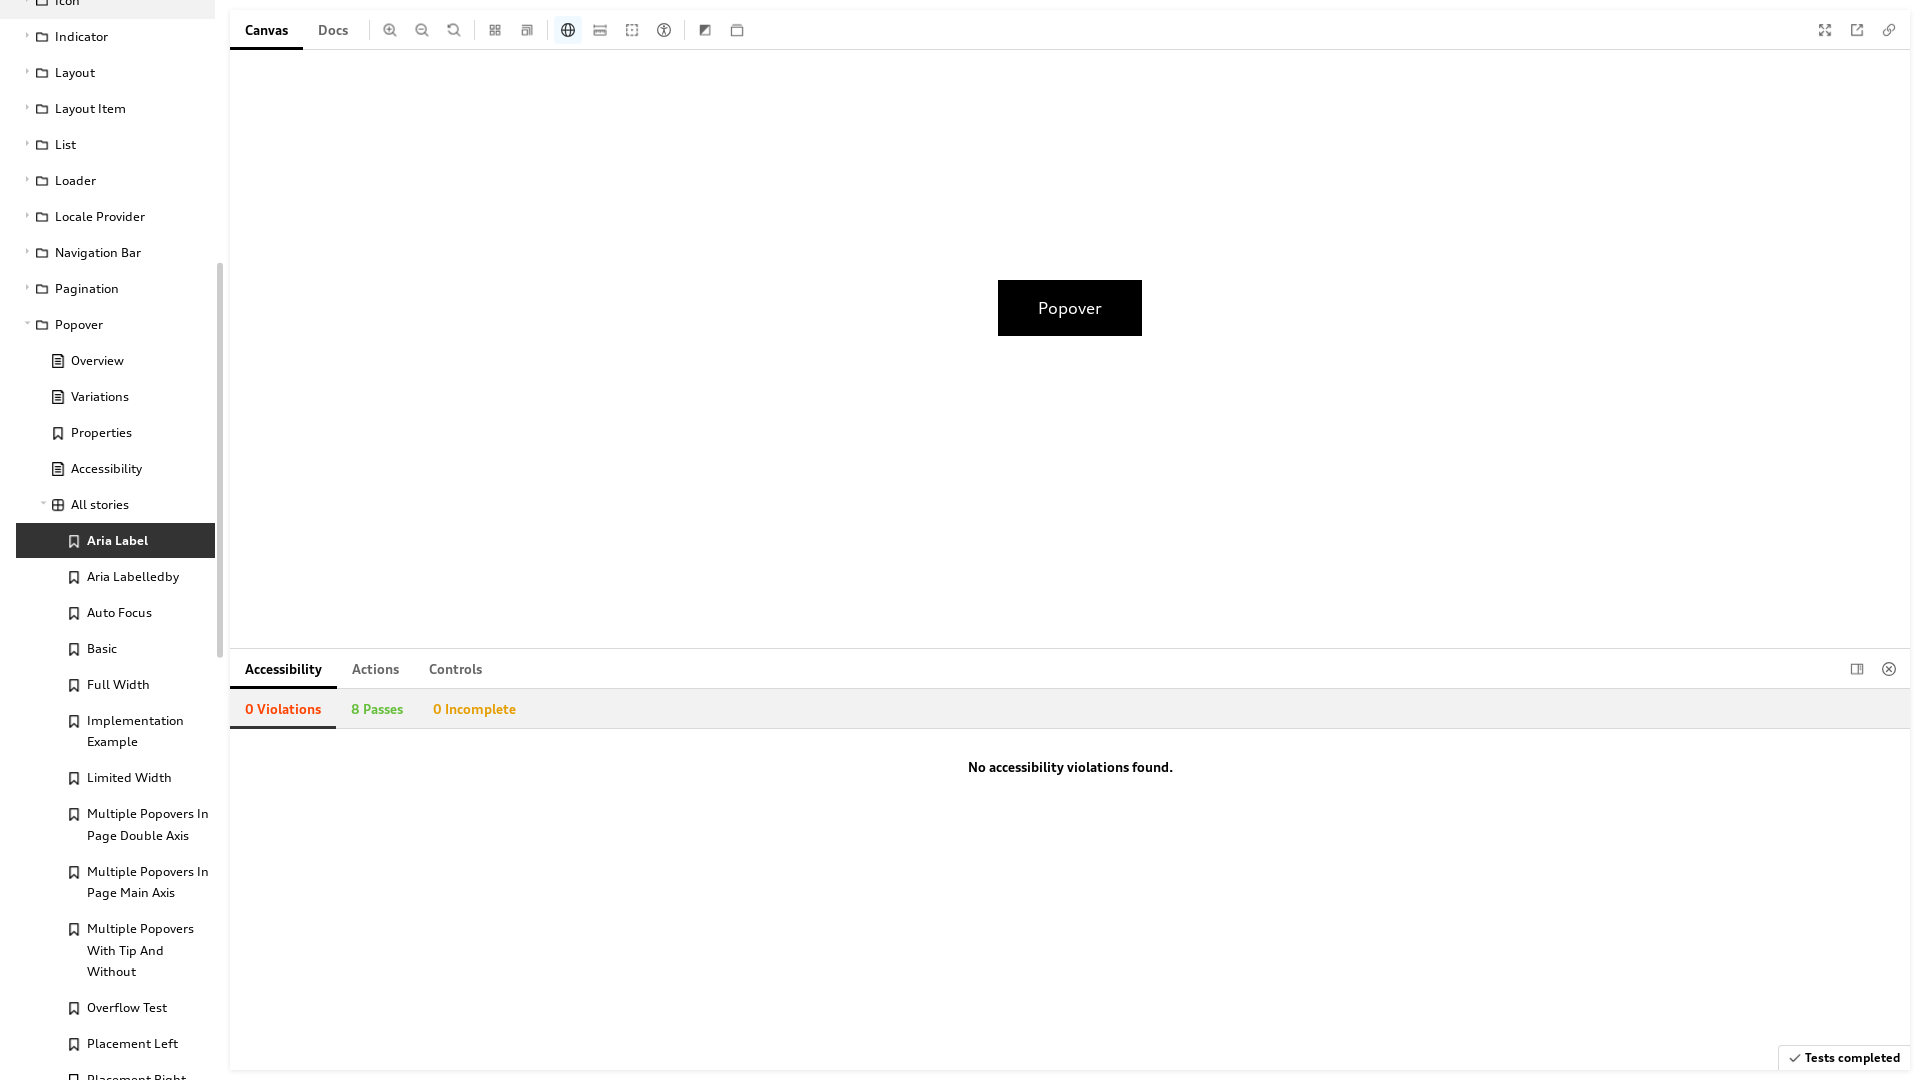 The image size is (1920, 1080). What do you see at coordinates (114, 431) in the screenshot?
I see `'Properties'` at bounding box center [114, 431].